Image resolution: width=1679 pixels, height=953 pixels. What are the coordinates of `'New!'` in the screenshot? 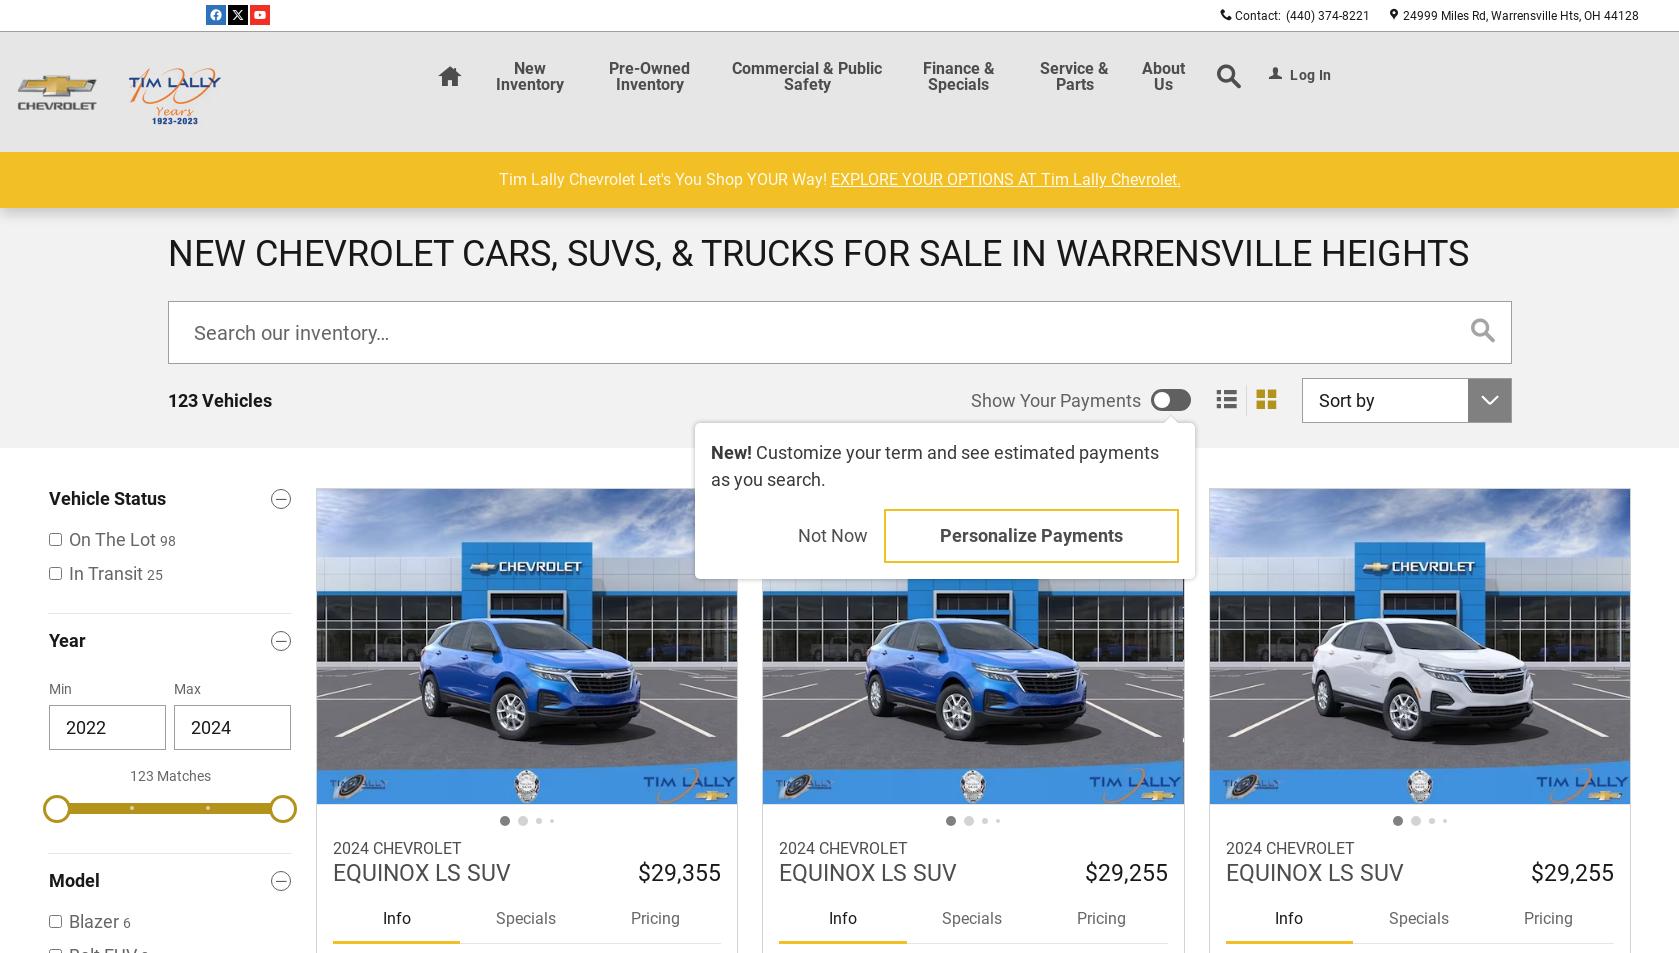 It's located at (711, 451).